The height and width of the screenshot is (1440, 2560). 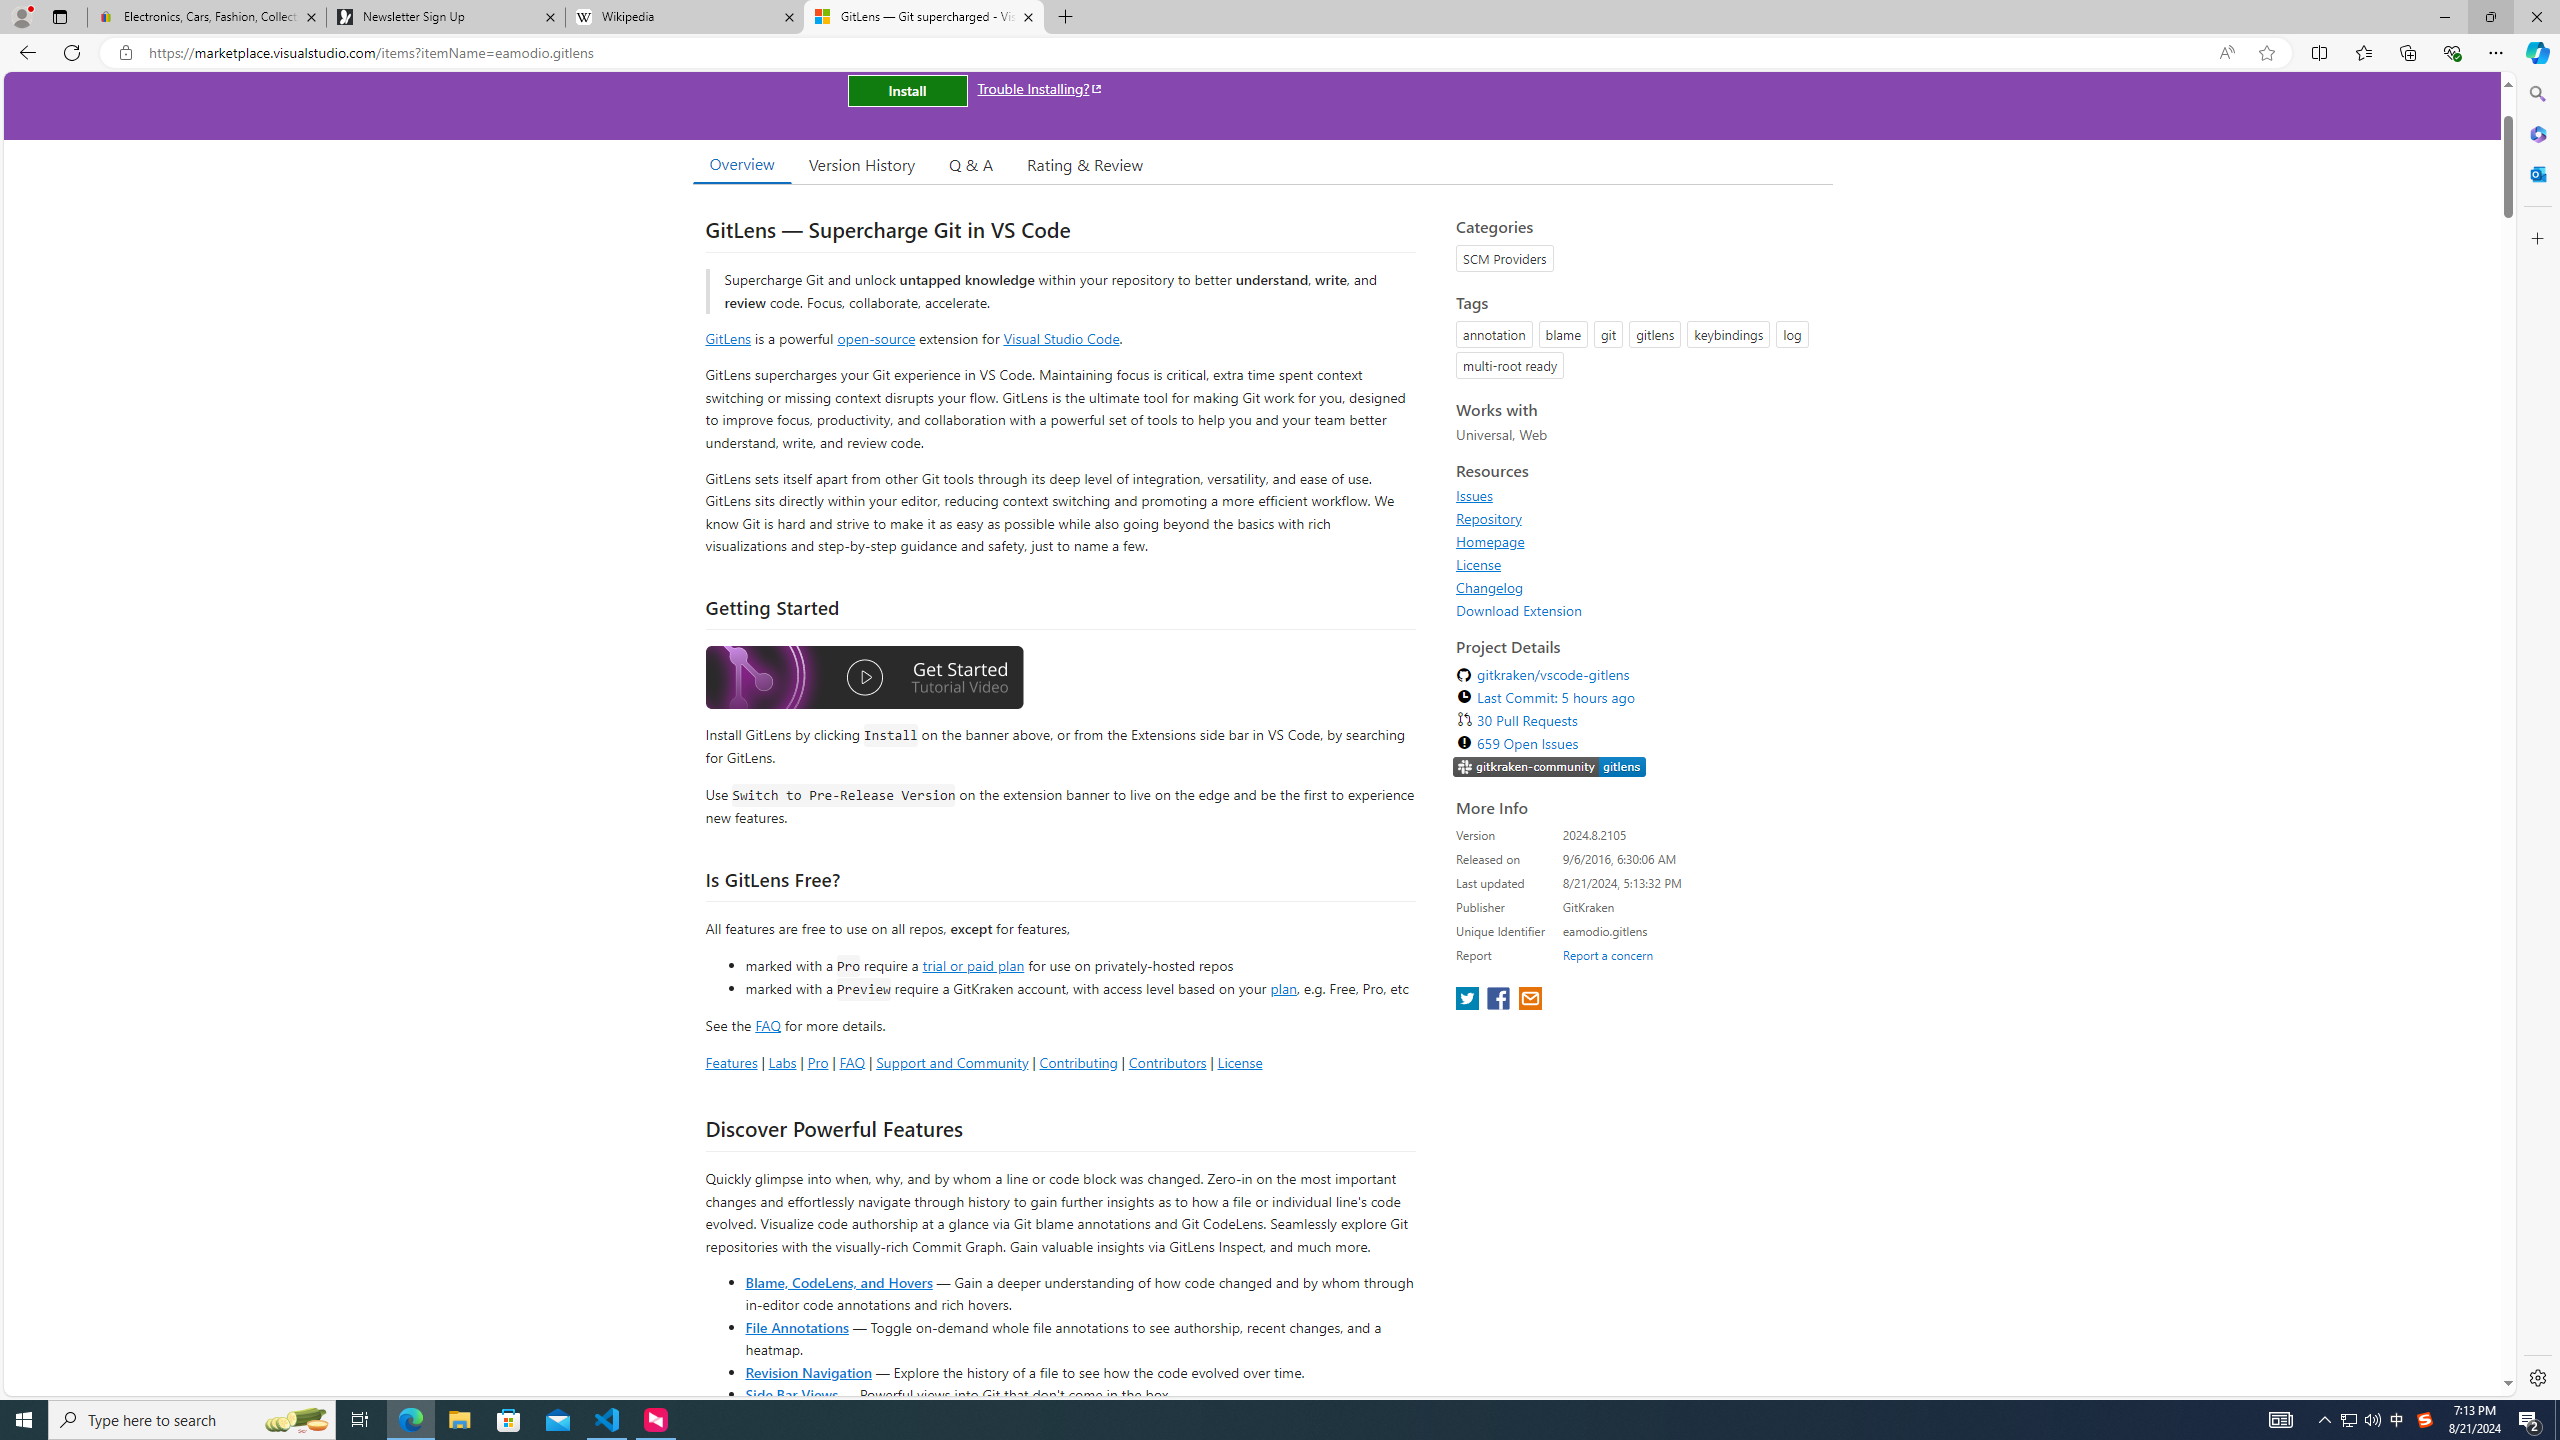 I want to click on 'trial or paid plan', so click(x=971, y=964).